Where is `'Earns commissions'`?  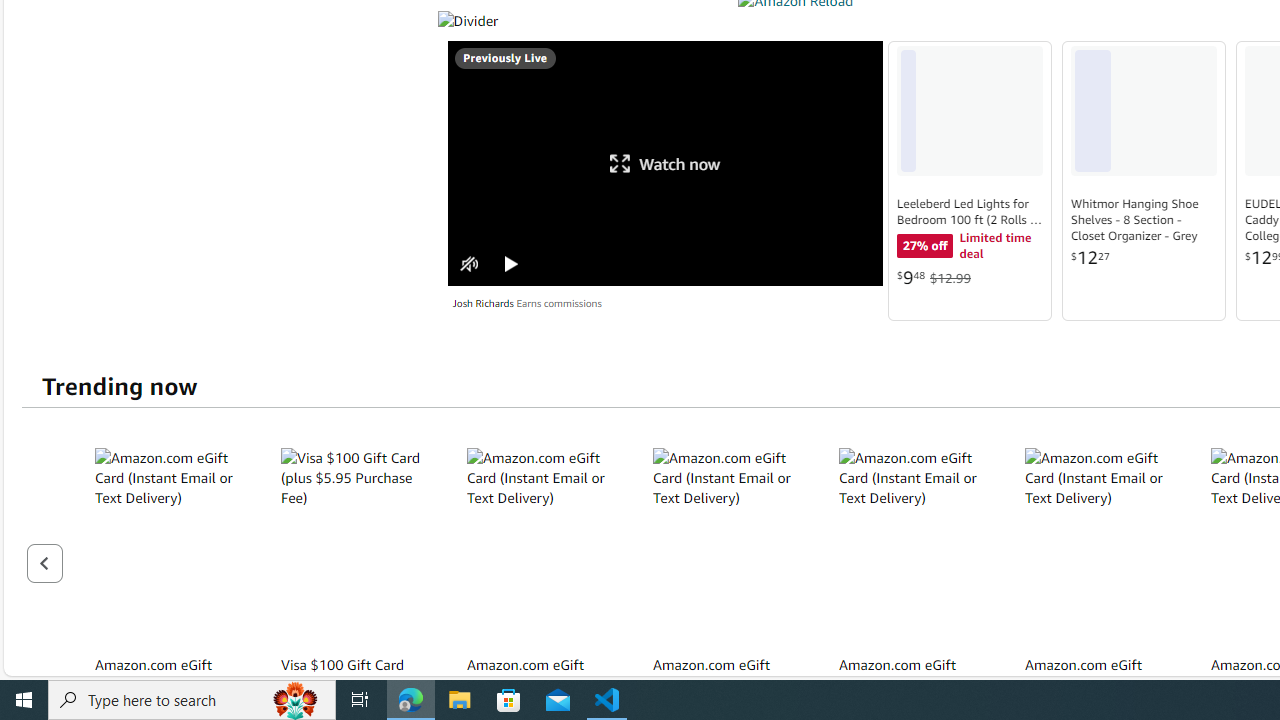
'Earns commissions' is located at coordinates (558, 303).